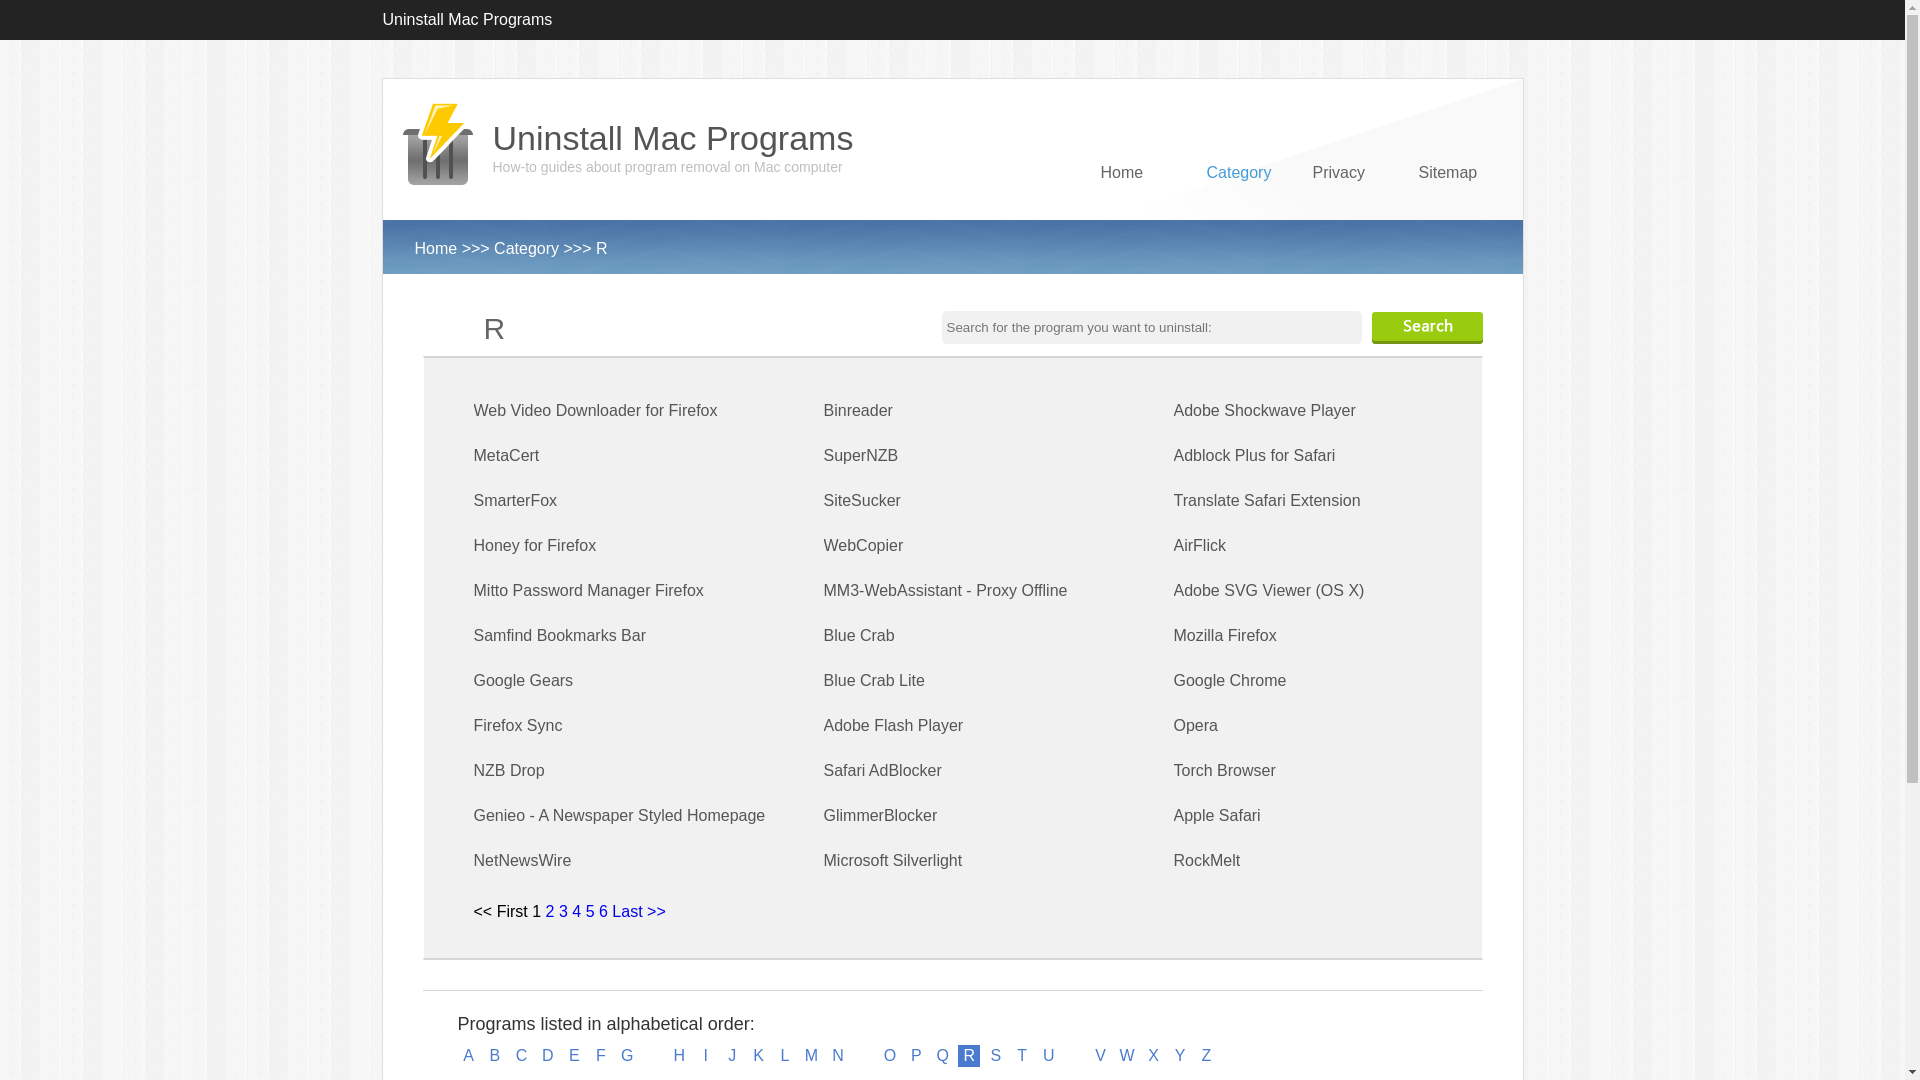  I want to click on 'Last >>', so click(637, 911).